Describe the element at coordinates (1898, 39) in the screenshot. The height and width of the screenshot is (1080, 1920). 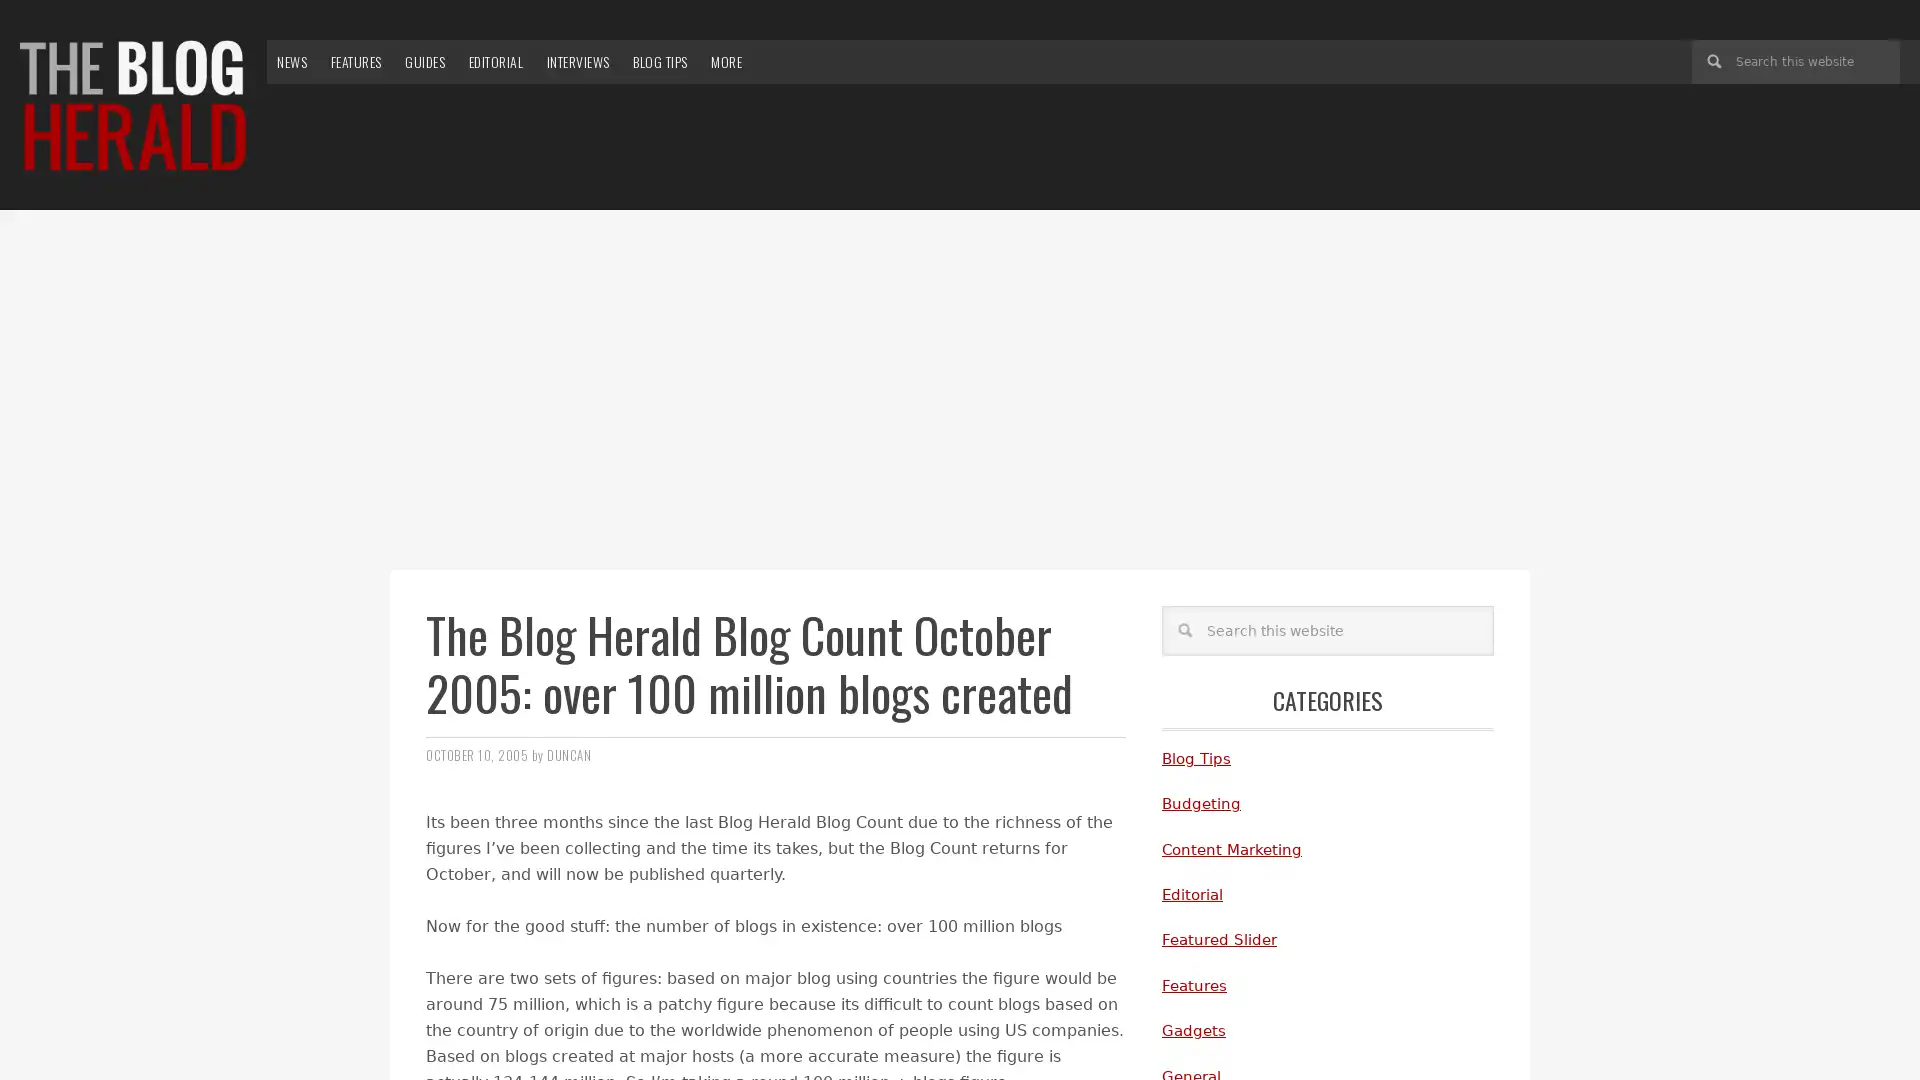
I see `Search` at that location.